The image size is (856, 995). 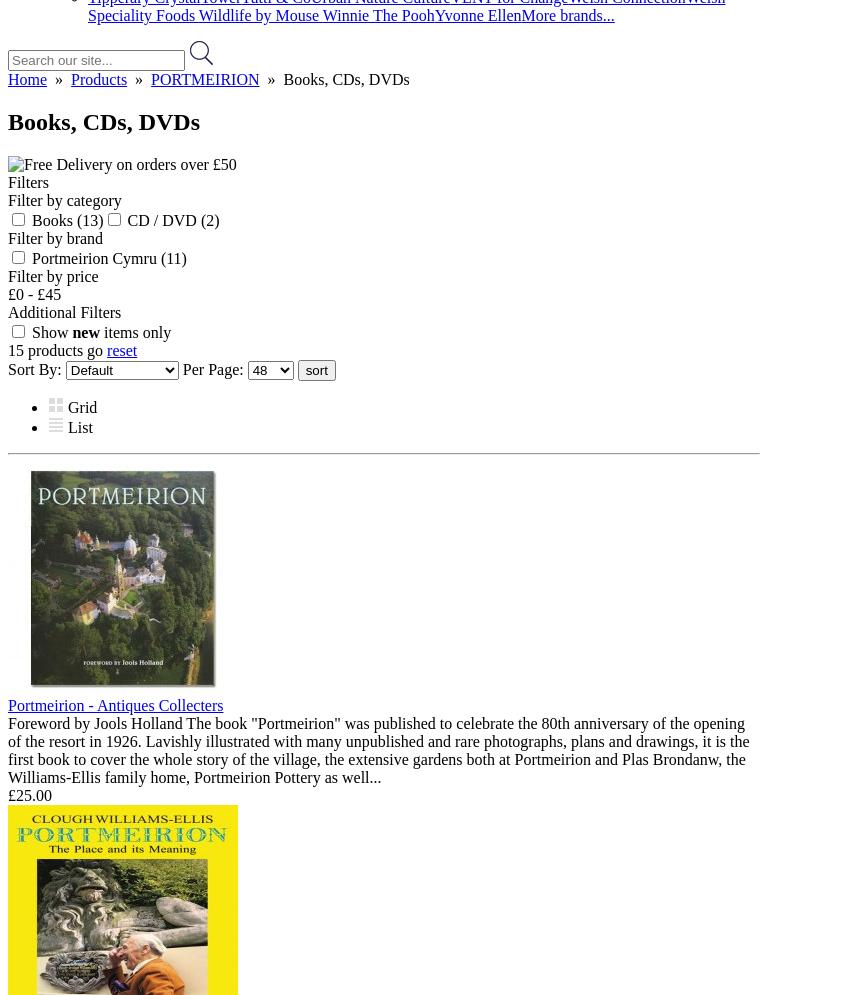 I want to click on 'Foreword by Jools Holland
The book "Portmeirion" was published to celebrate the 80th anniversary of the opening of the resort in 1926. Lavishly illustrated with many unpublished and rare photographs, plans and drawings, it is the first book to cover the whole story of the village, the extensive gardens both at Portmeirion and Plas Brondanw, the Williams-Ellis family home, Portmeirion Pottery as well...', so click(x=7, y=748).